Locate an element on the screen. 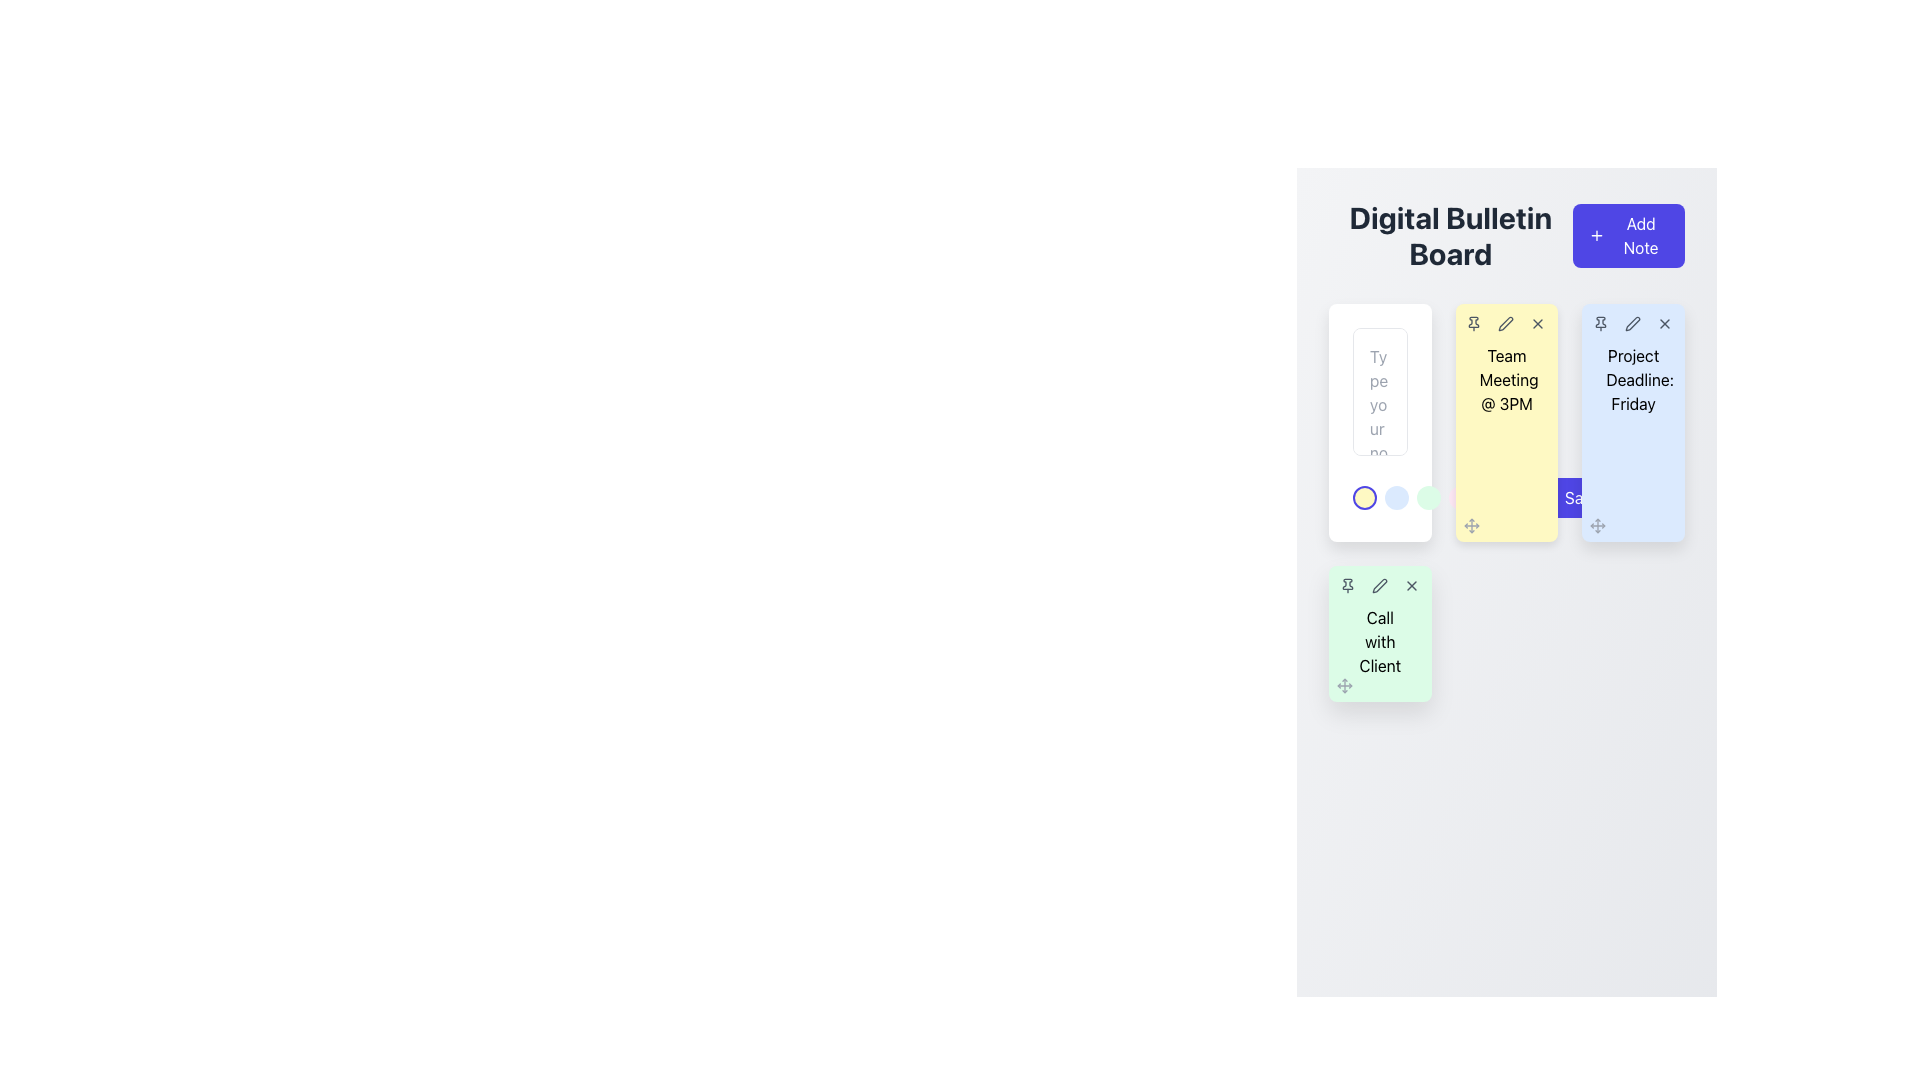 The height and width of the screenshot is (1080, 1920). the circular button with a soft blue background, the second from the left in a sequence of five indicators is located at coordinates (1395, 496).